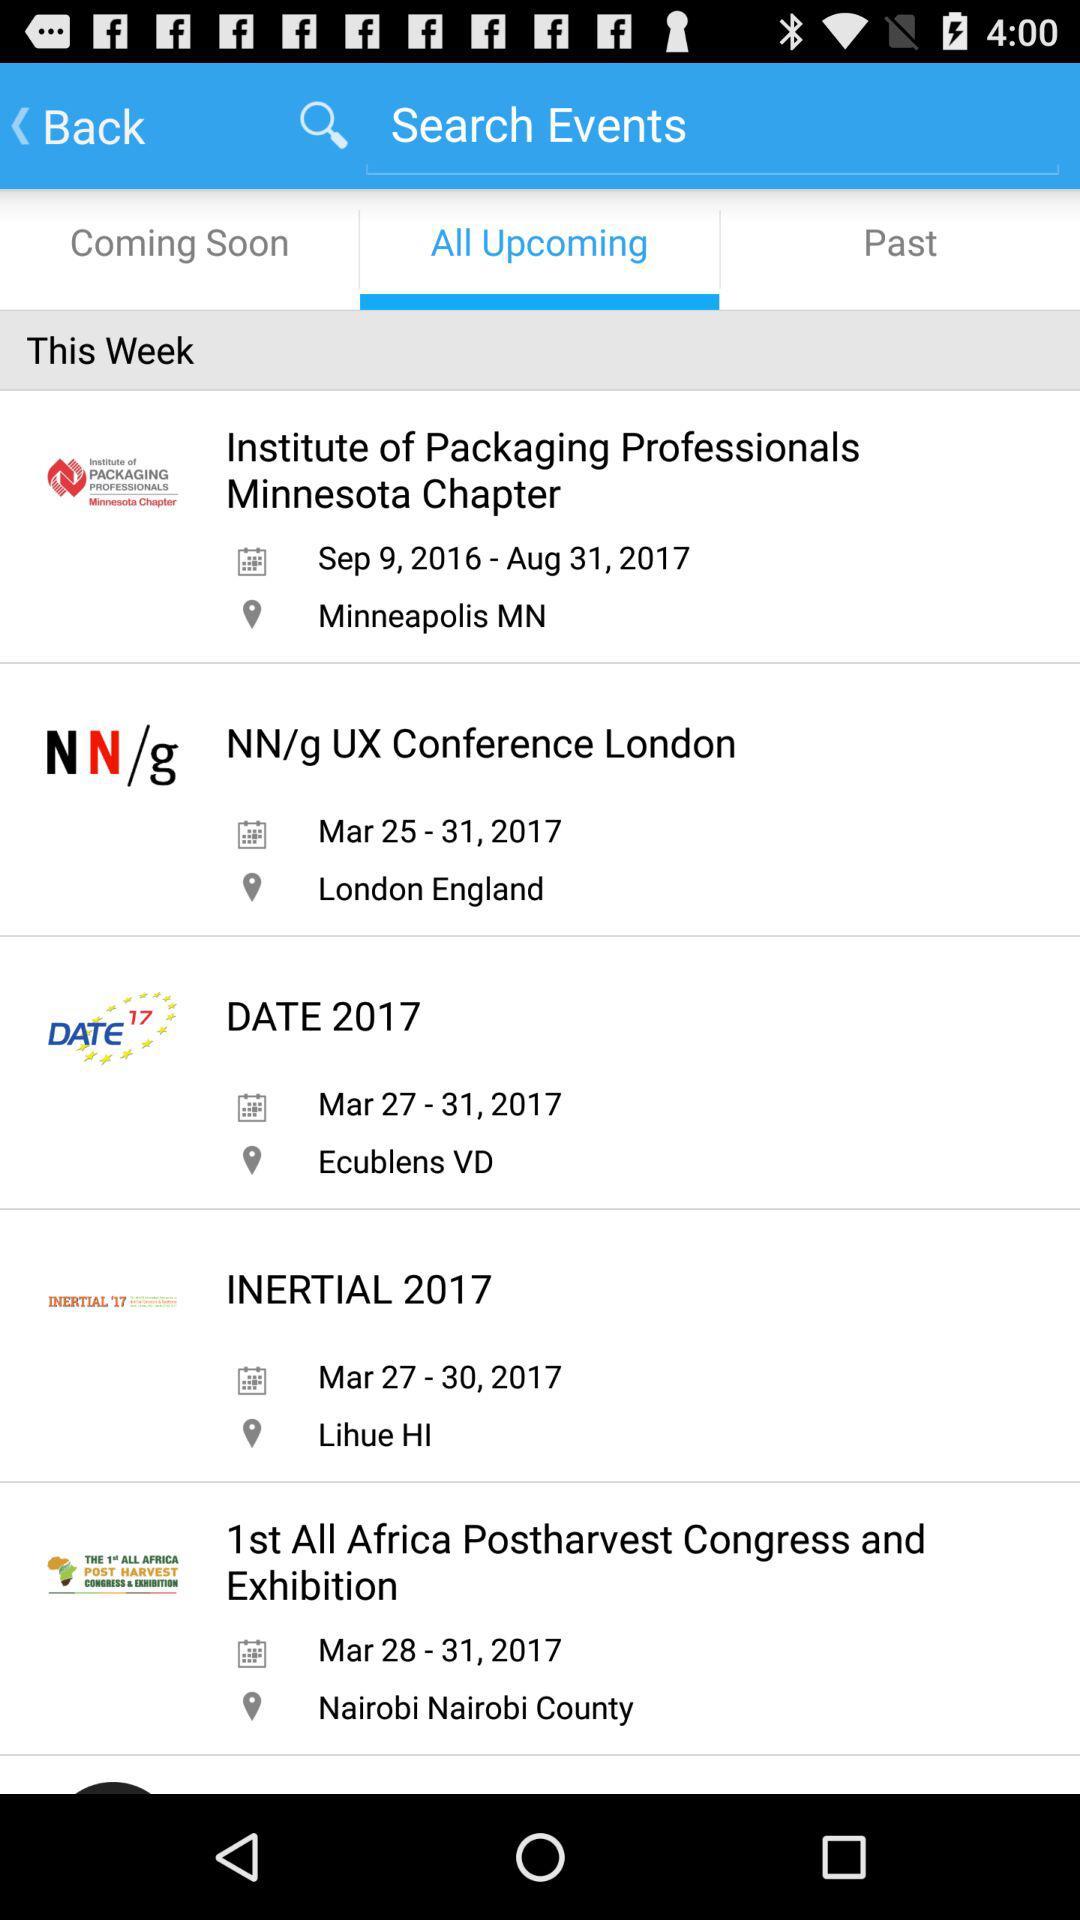 The height and width of the screenshot is (1920, 1080). Describe the element at coordinates (609, 1560) in the screenshot. I see `1st all africa icon` at that location.